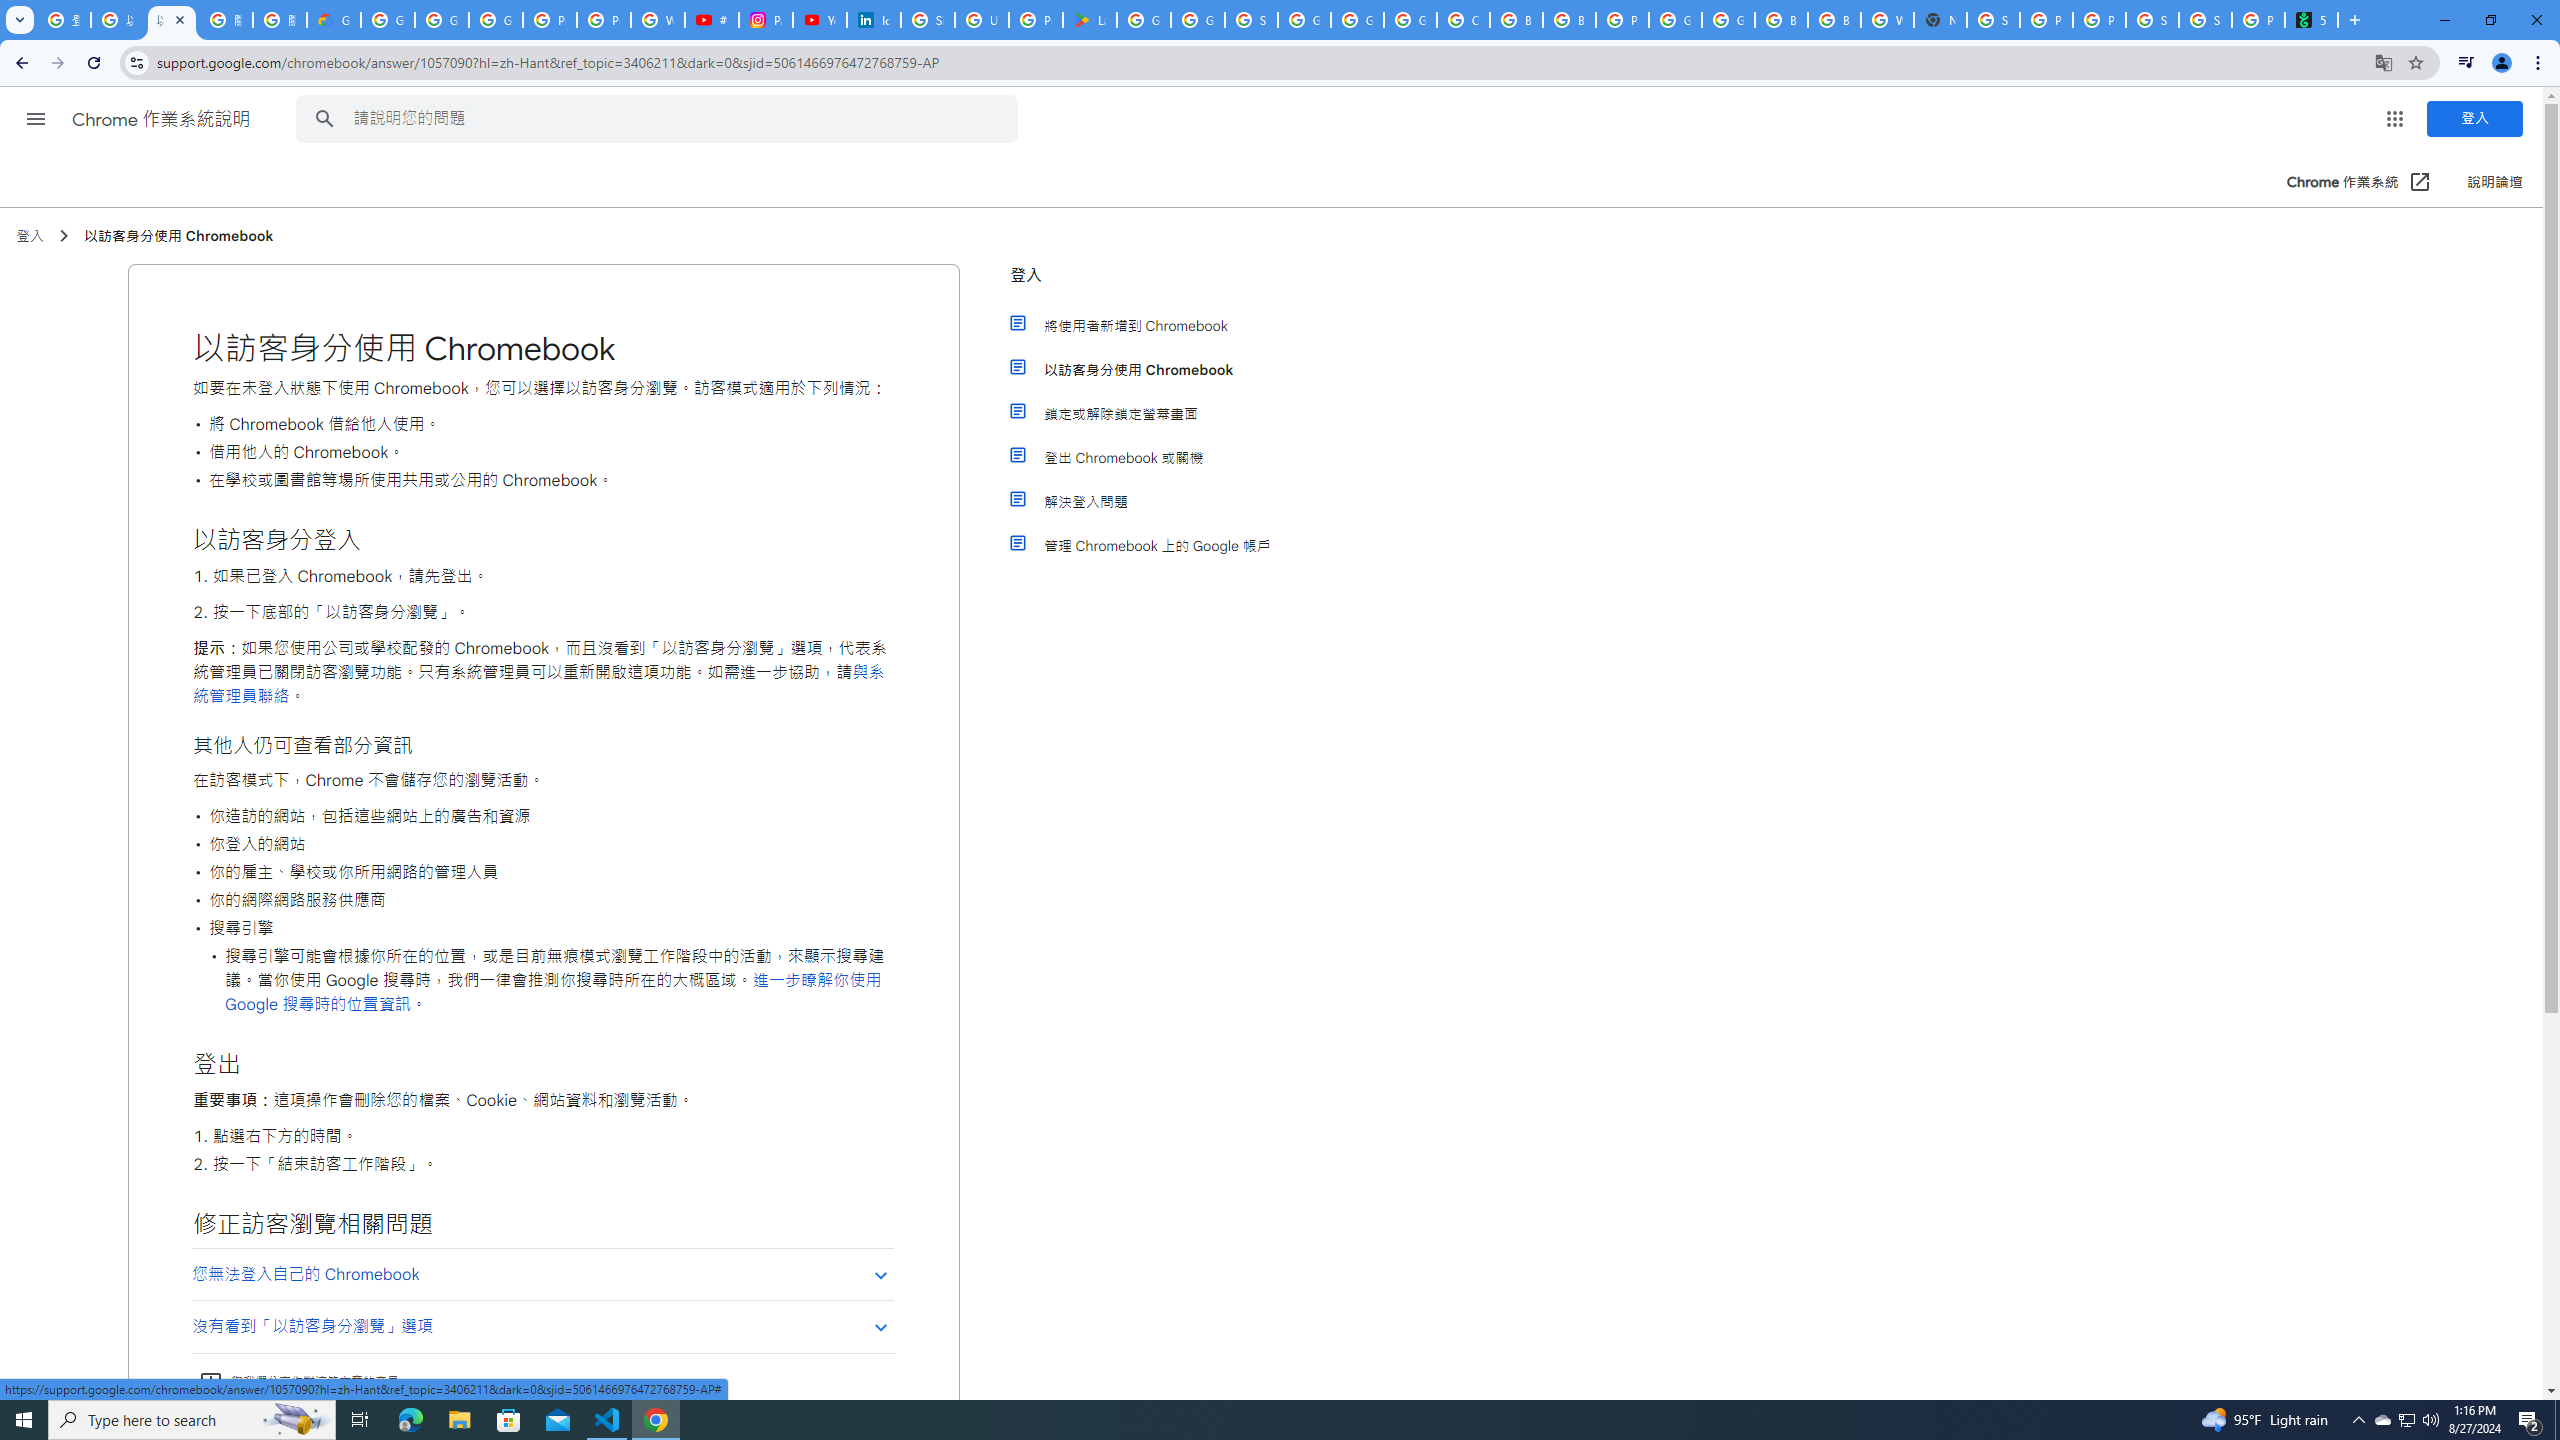 This screenshot has height=1440, width=2560. What do you see at coordinates (1198, 19) in the screenshot?
I see `'Google Workspace - Specific Terms'` at bounding box center [1198, 19].